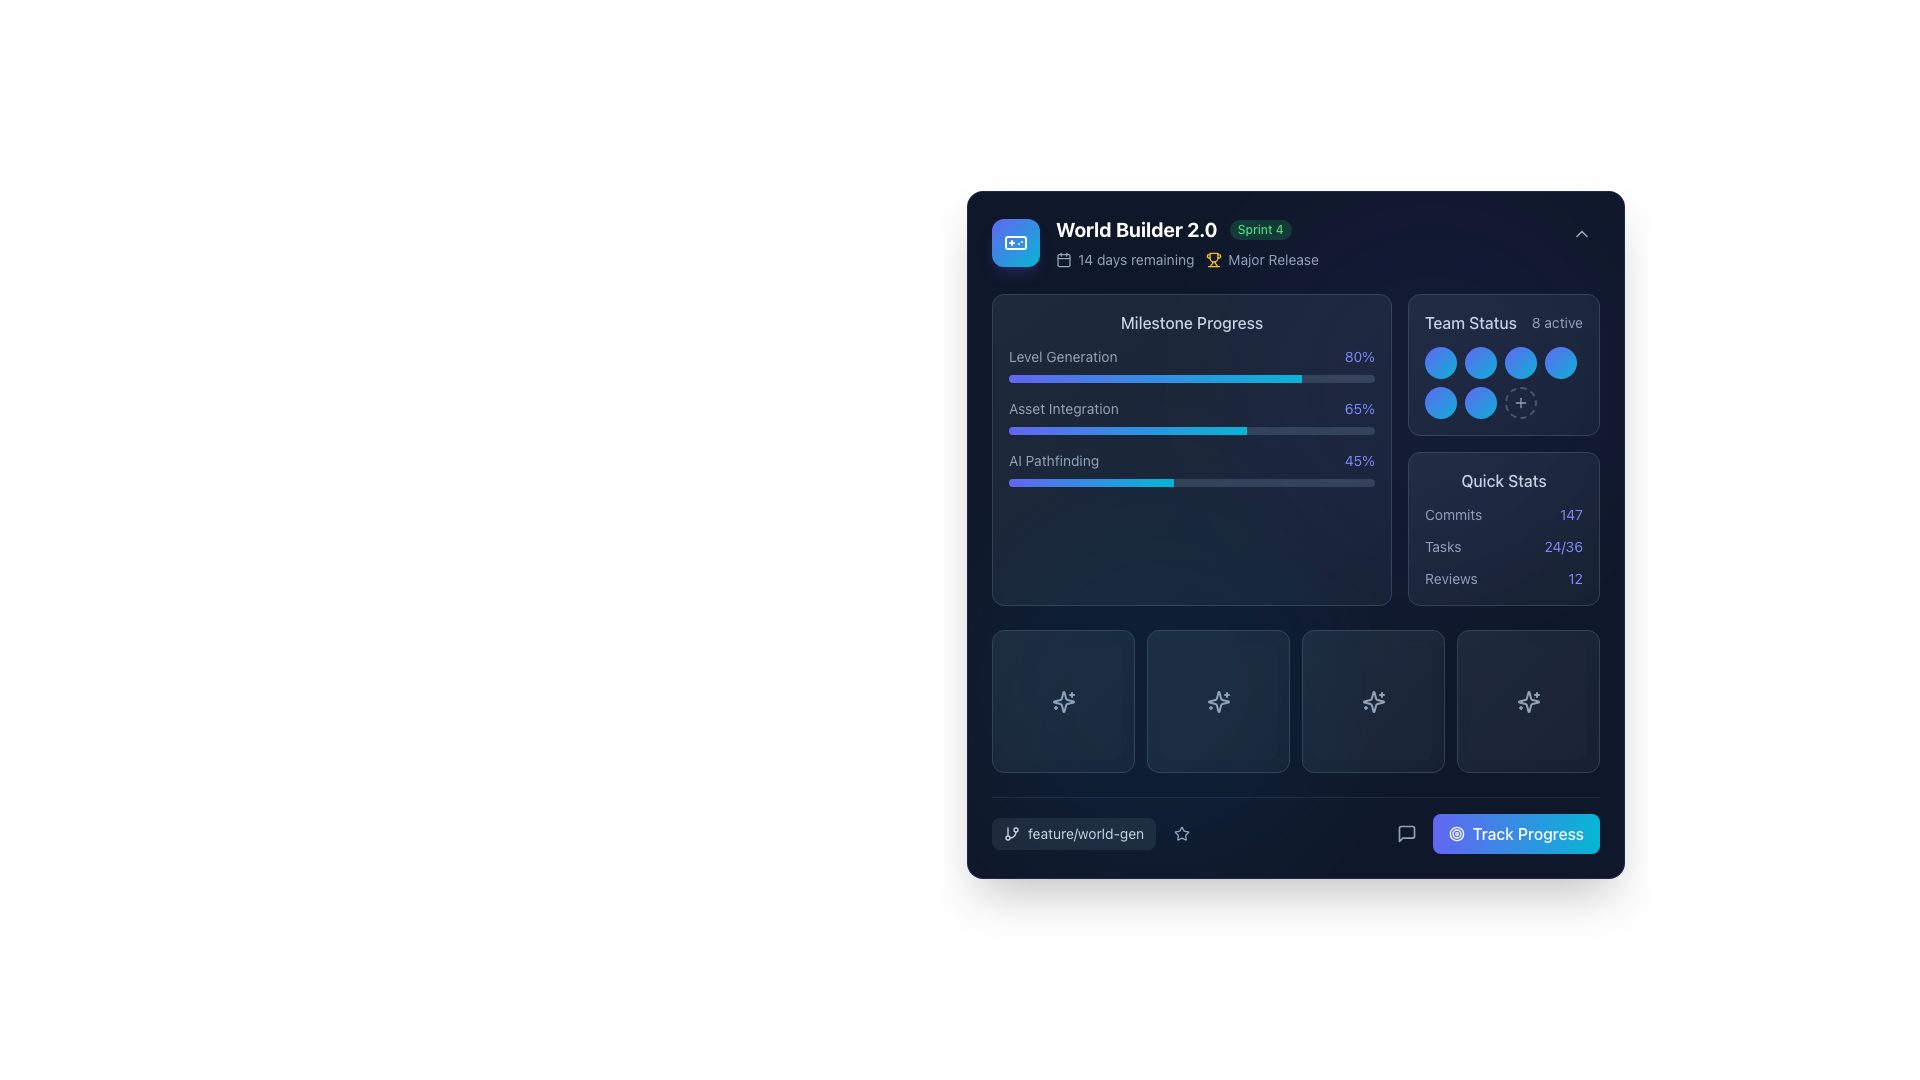  Describe the element at coordinates (1125, 258) in the screenshot. I see `the textual label '14 days remaining' which is paired with a calendar icon, located on the left side of the horizontal group in the interface header` at that location.